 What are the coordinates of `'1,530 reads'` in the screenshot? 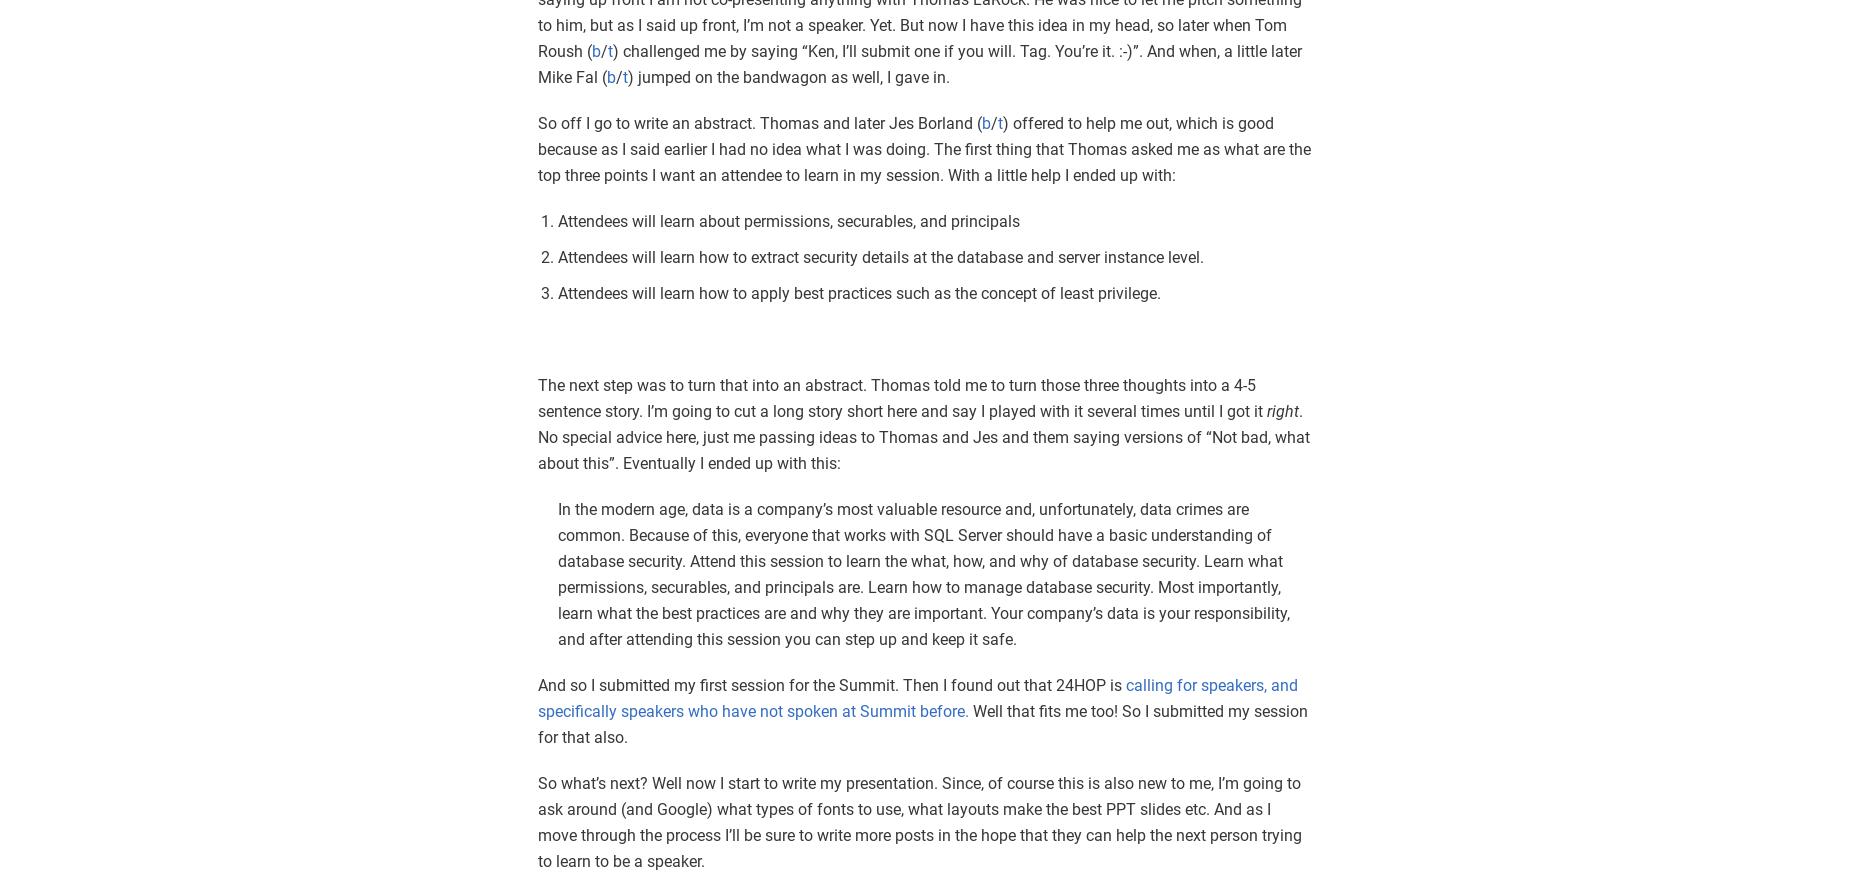 It's located at (1386, 554).